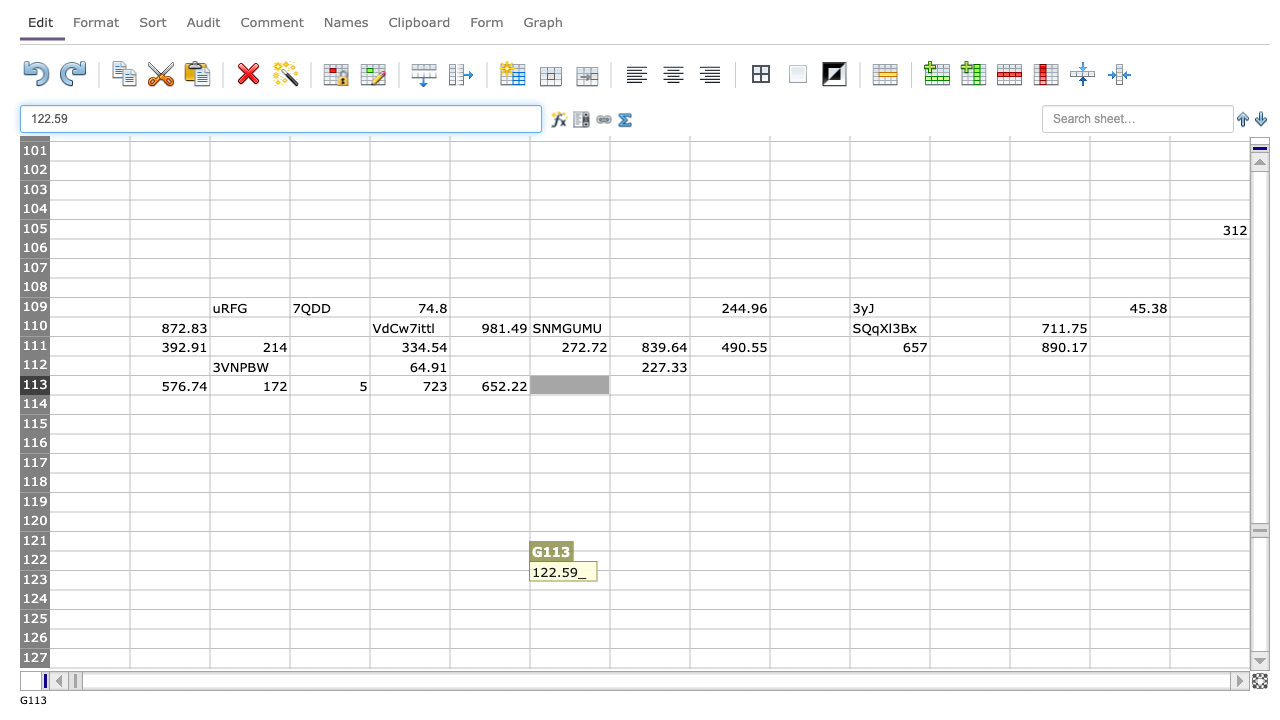  Describe the element at coordinates (649, 580) in the screenshot. I see `Activate cell H123` at that location.